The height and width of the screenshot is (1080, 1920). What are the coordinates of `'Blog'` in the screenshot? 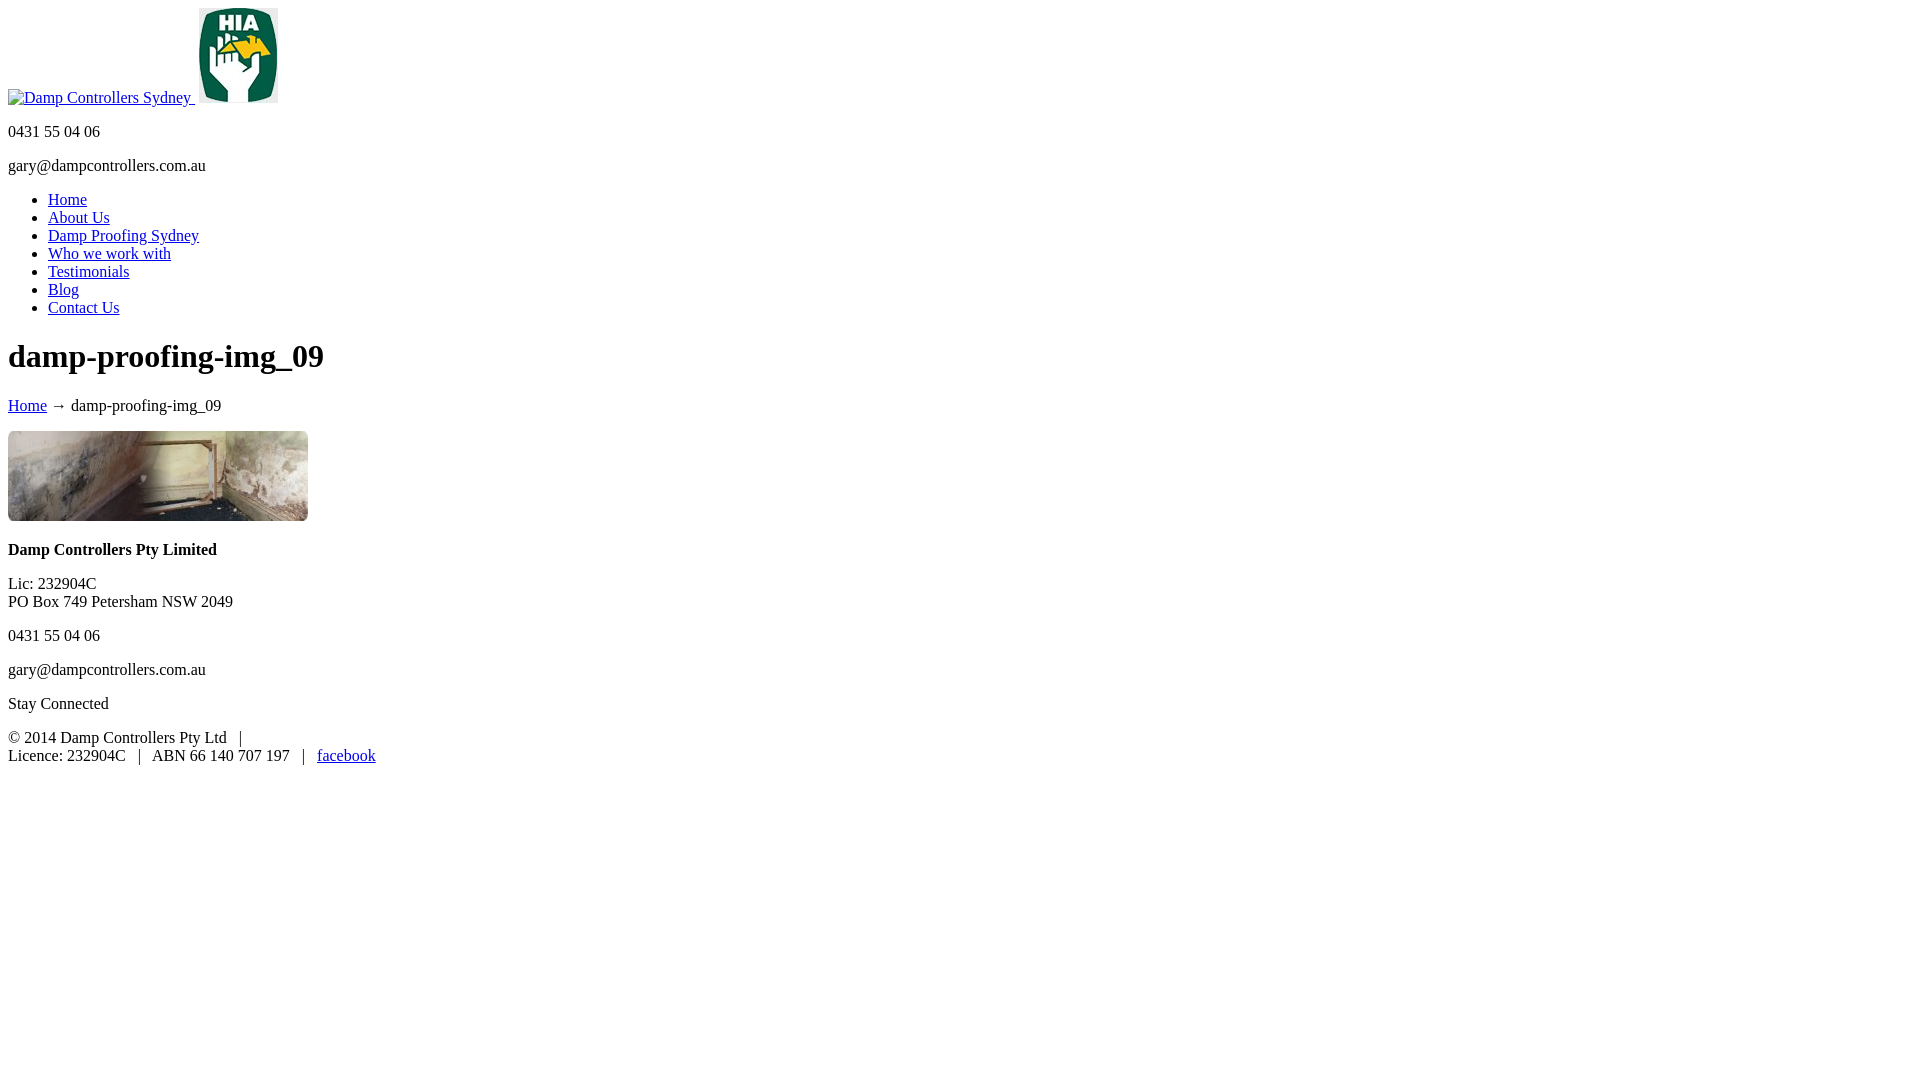 It's located at (63, 289).